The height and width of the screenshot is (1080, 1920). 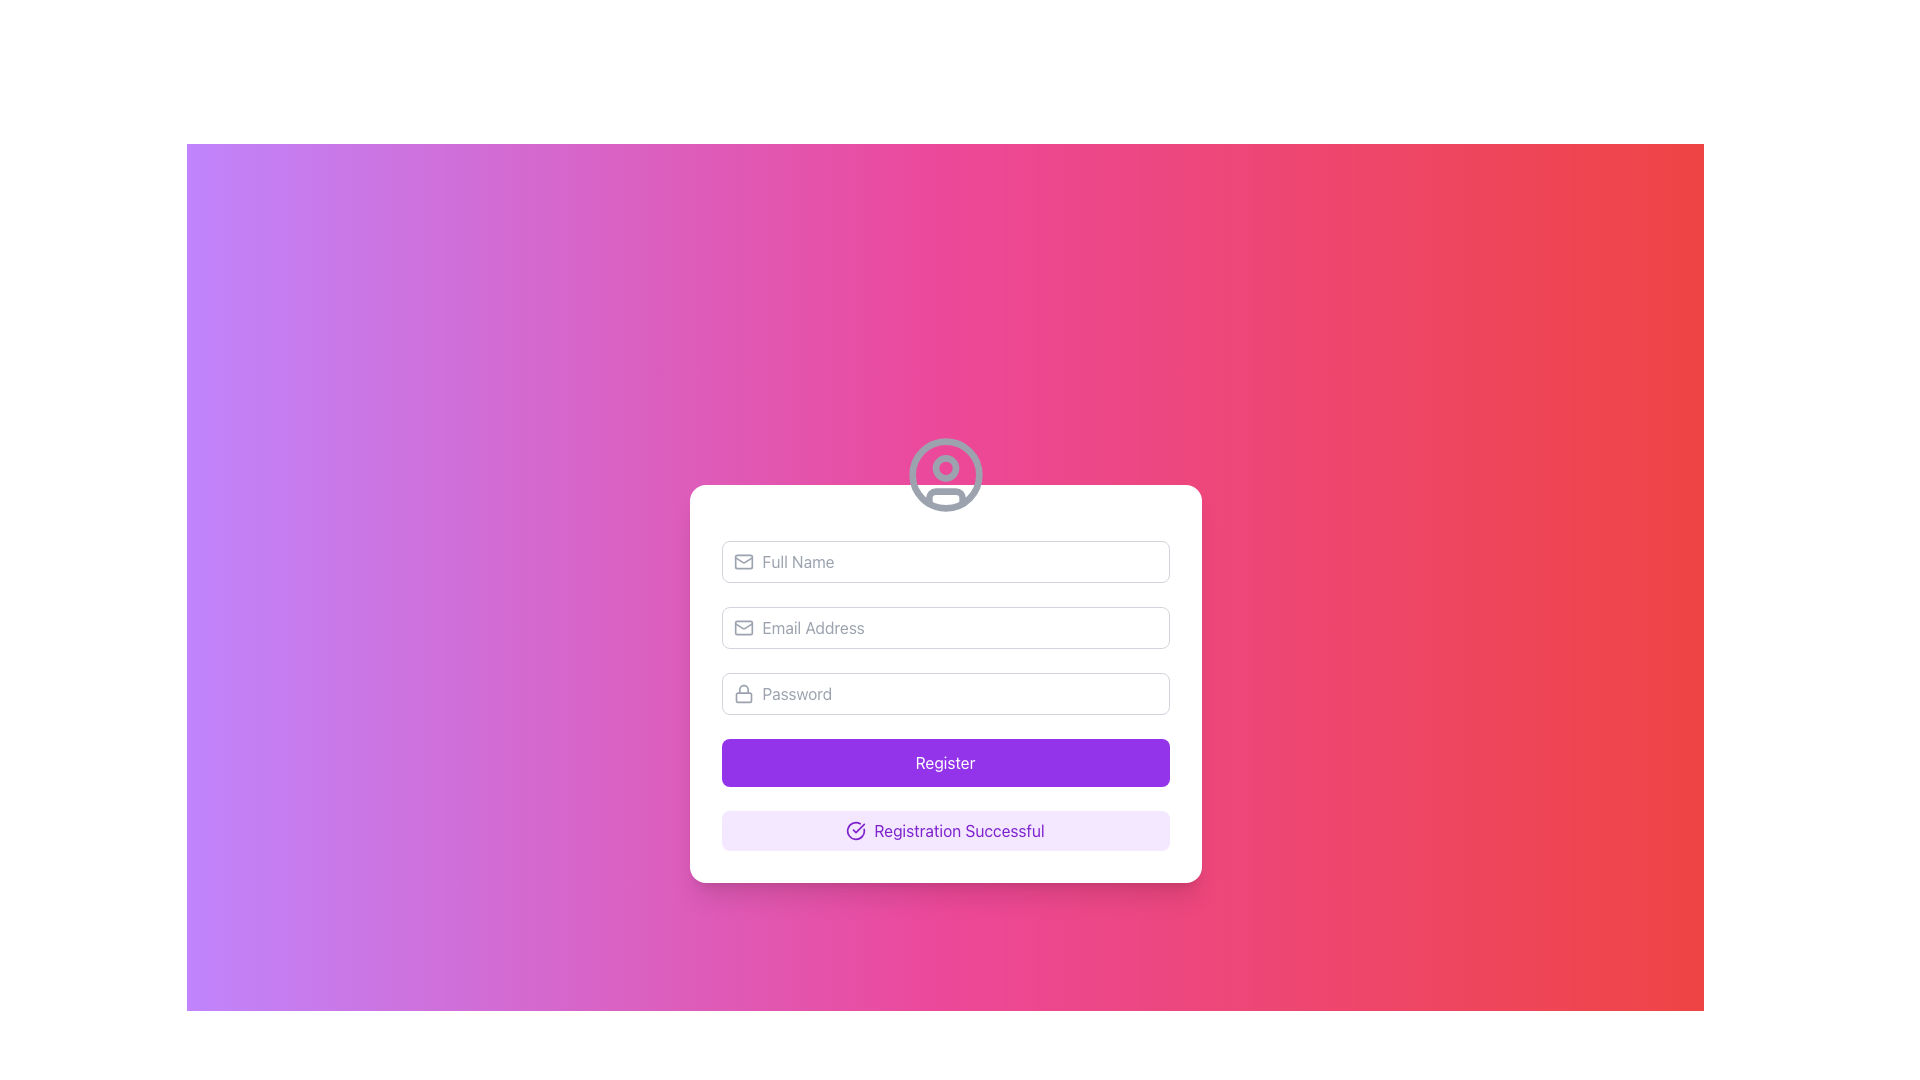 What do you see at coordinates (944, 468) in the screenshot?
I see `the small gray filled circular icon, which is centered within a larger circular graphic near the top-center of the registration card, positioned below the gradient header and above the input fields` at bounding box center [944, 468].